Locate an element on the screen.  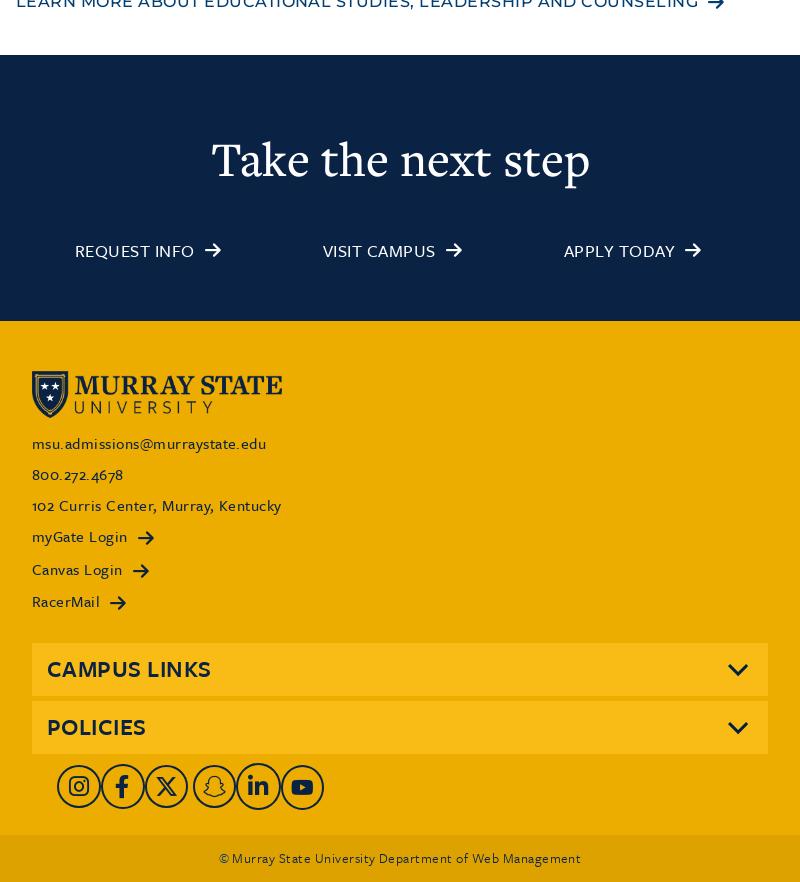
'800.272.4678' is located at coordinates (77, 472).